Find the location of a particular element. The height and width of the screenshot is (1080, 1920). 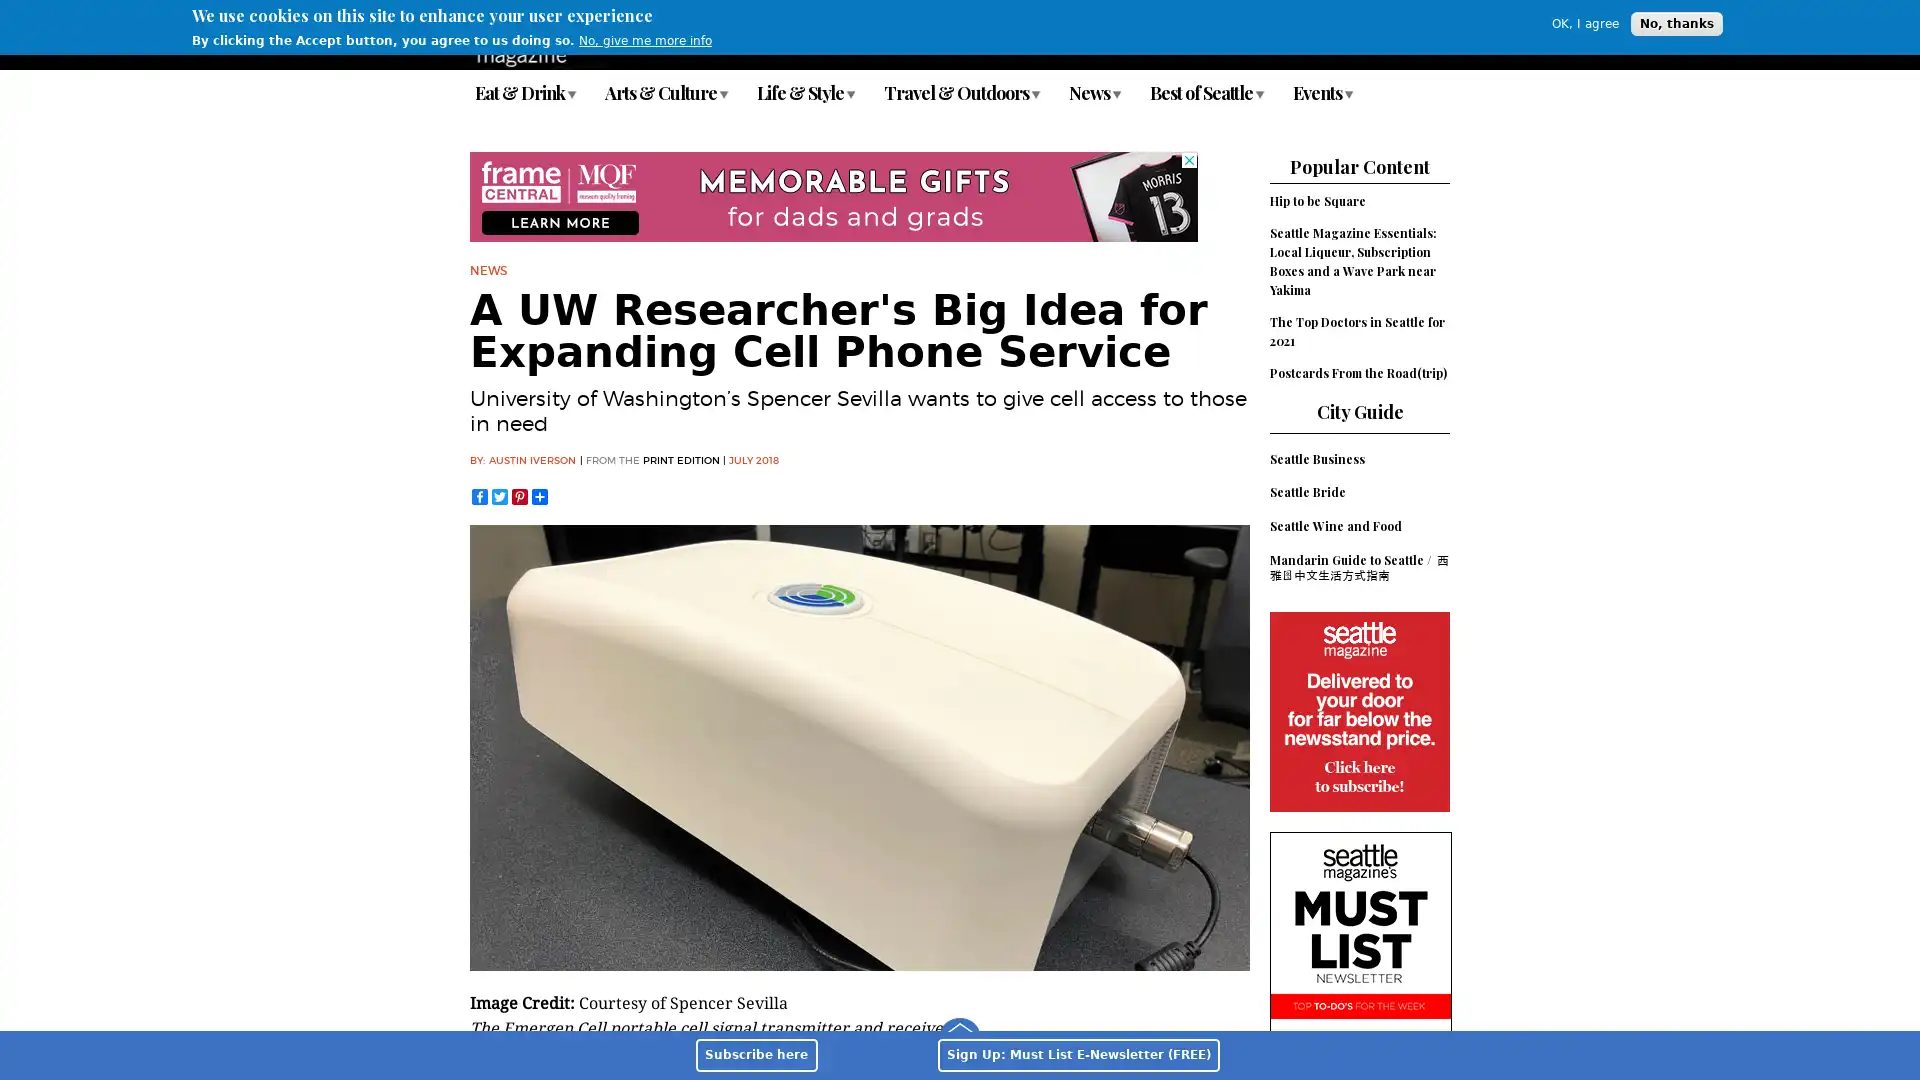

OK, I agree is located at coordinates (1584, 23).